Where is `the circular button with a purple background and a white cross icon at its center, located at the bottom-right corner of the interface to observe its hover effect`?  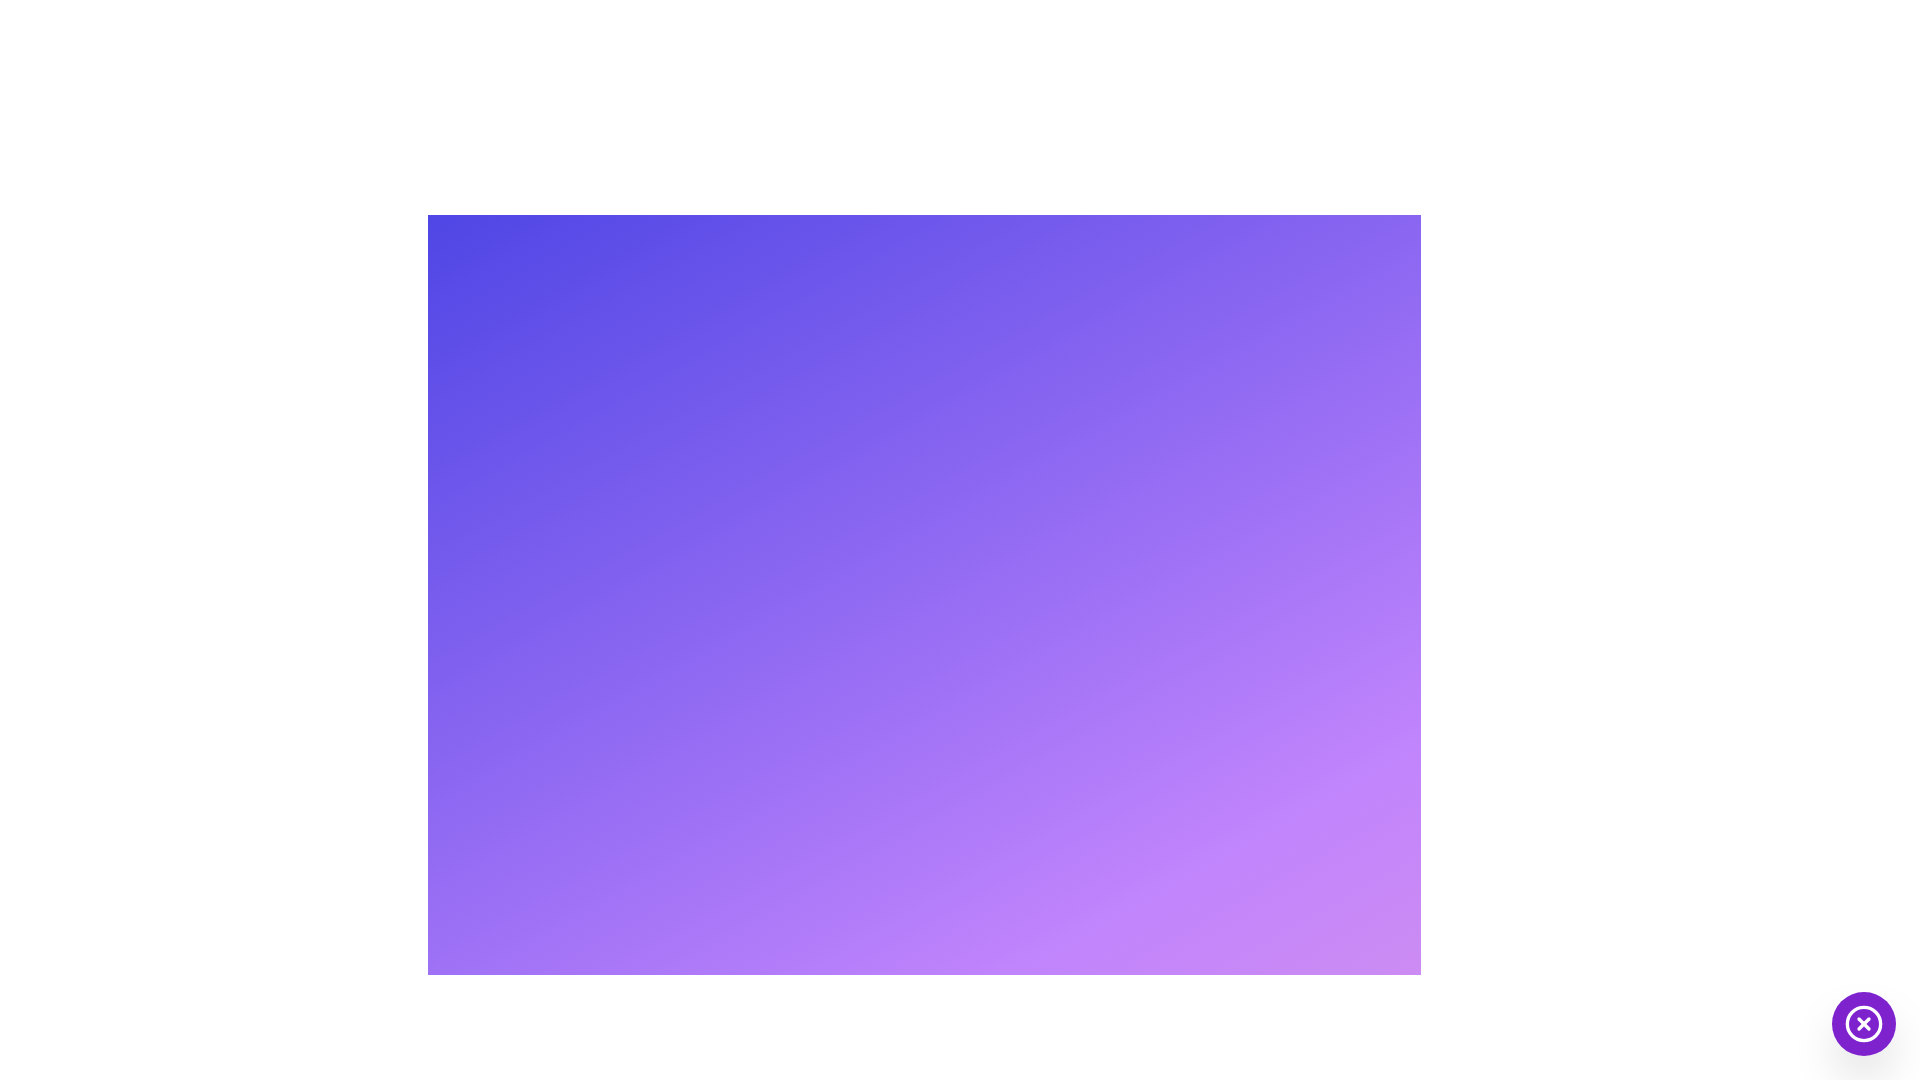
the circular button with a purple background and a white cross icon at its center, located at the bottom-right corner of the interface to observe its hover effect is located at coordinates (1862, 1023).